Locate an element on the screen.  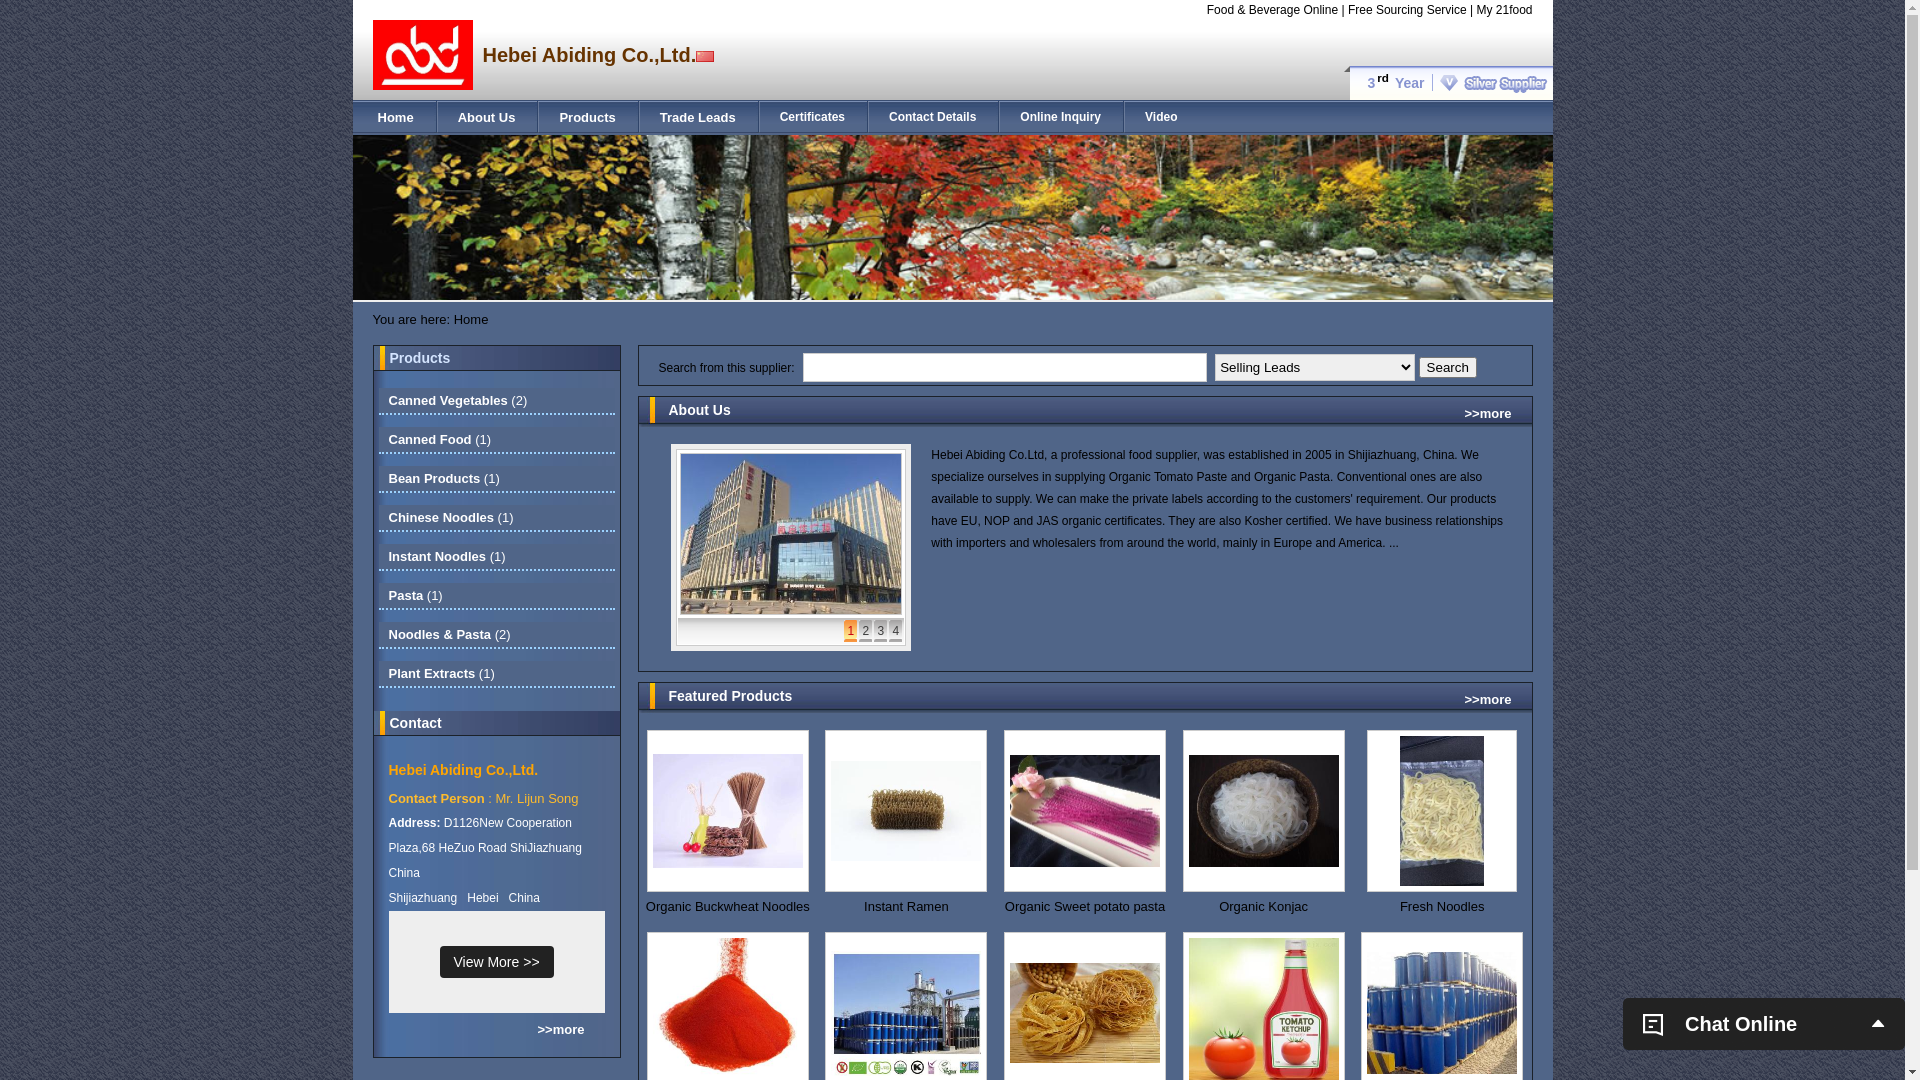
'Instant Ramen' is located at coordinates (905, 906).